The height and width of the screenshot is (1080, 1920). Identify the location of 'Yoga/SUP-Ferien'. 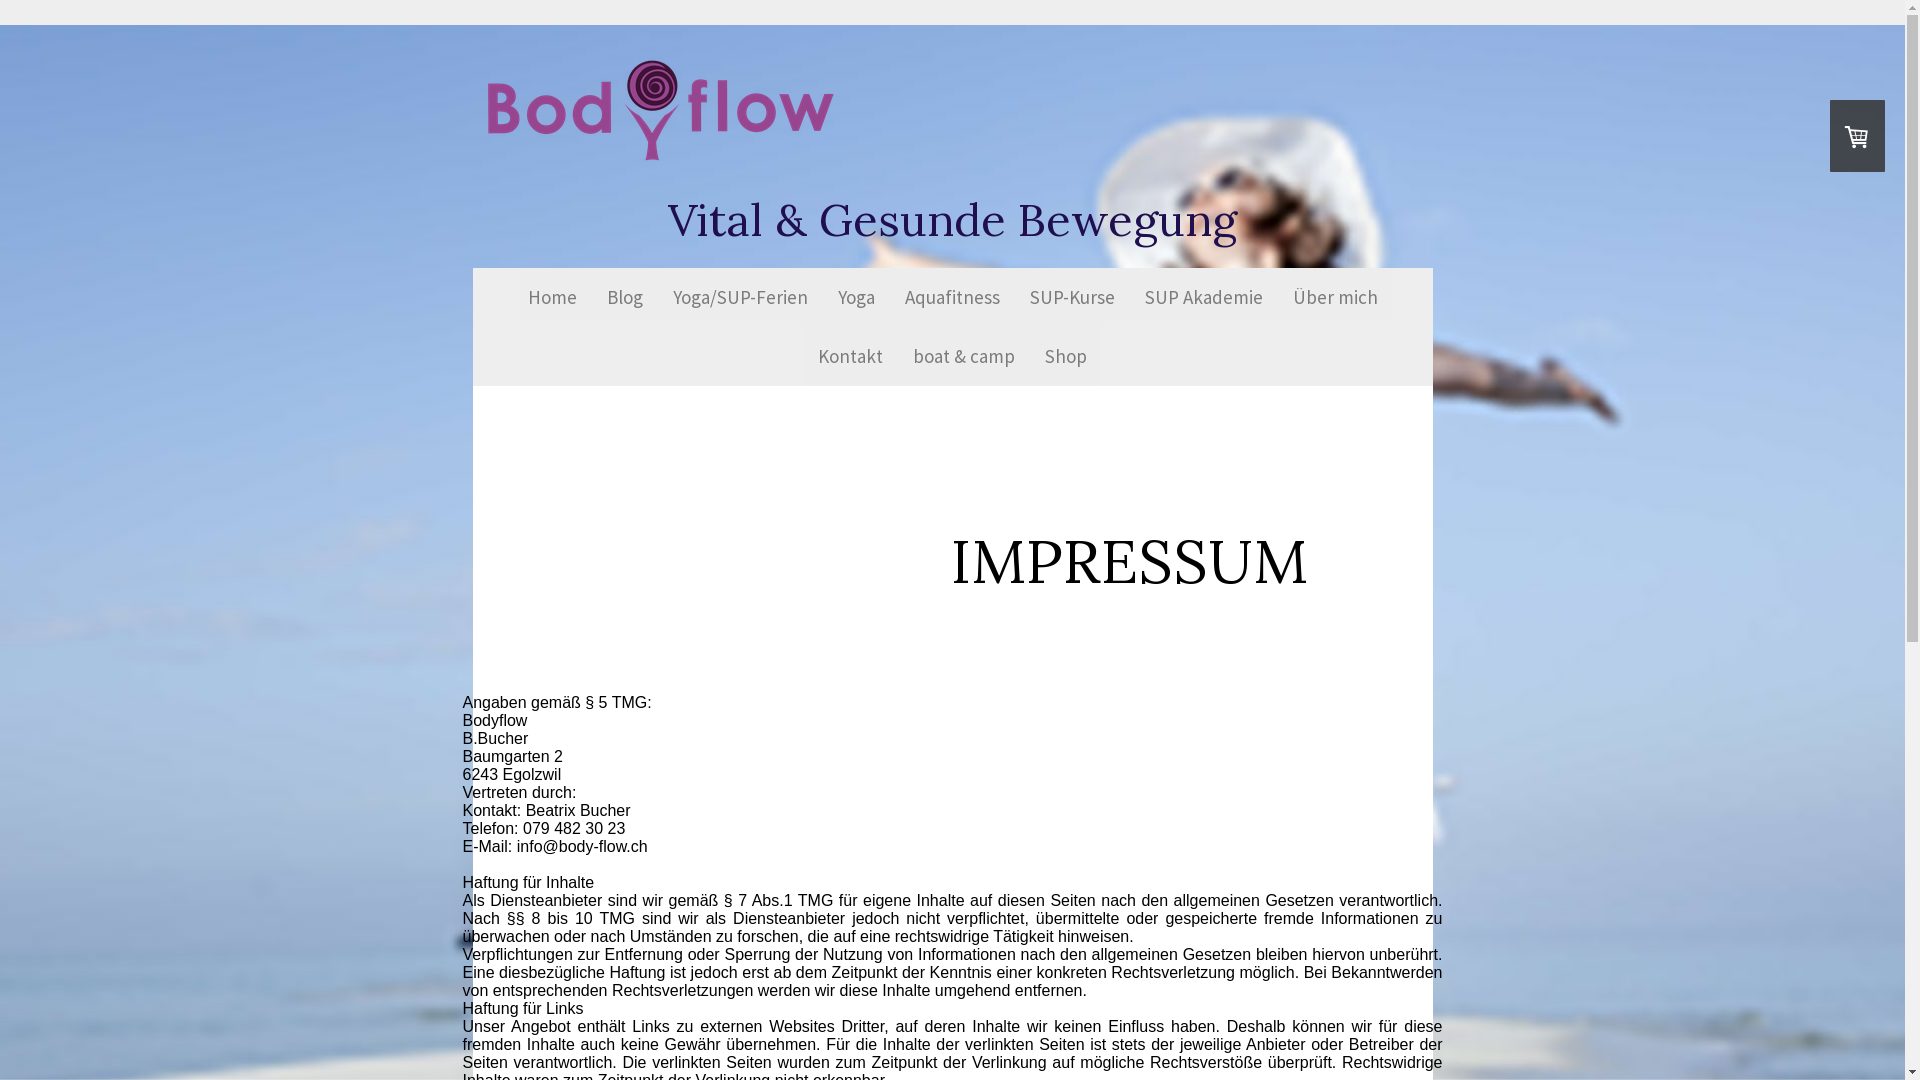
(657, 297).